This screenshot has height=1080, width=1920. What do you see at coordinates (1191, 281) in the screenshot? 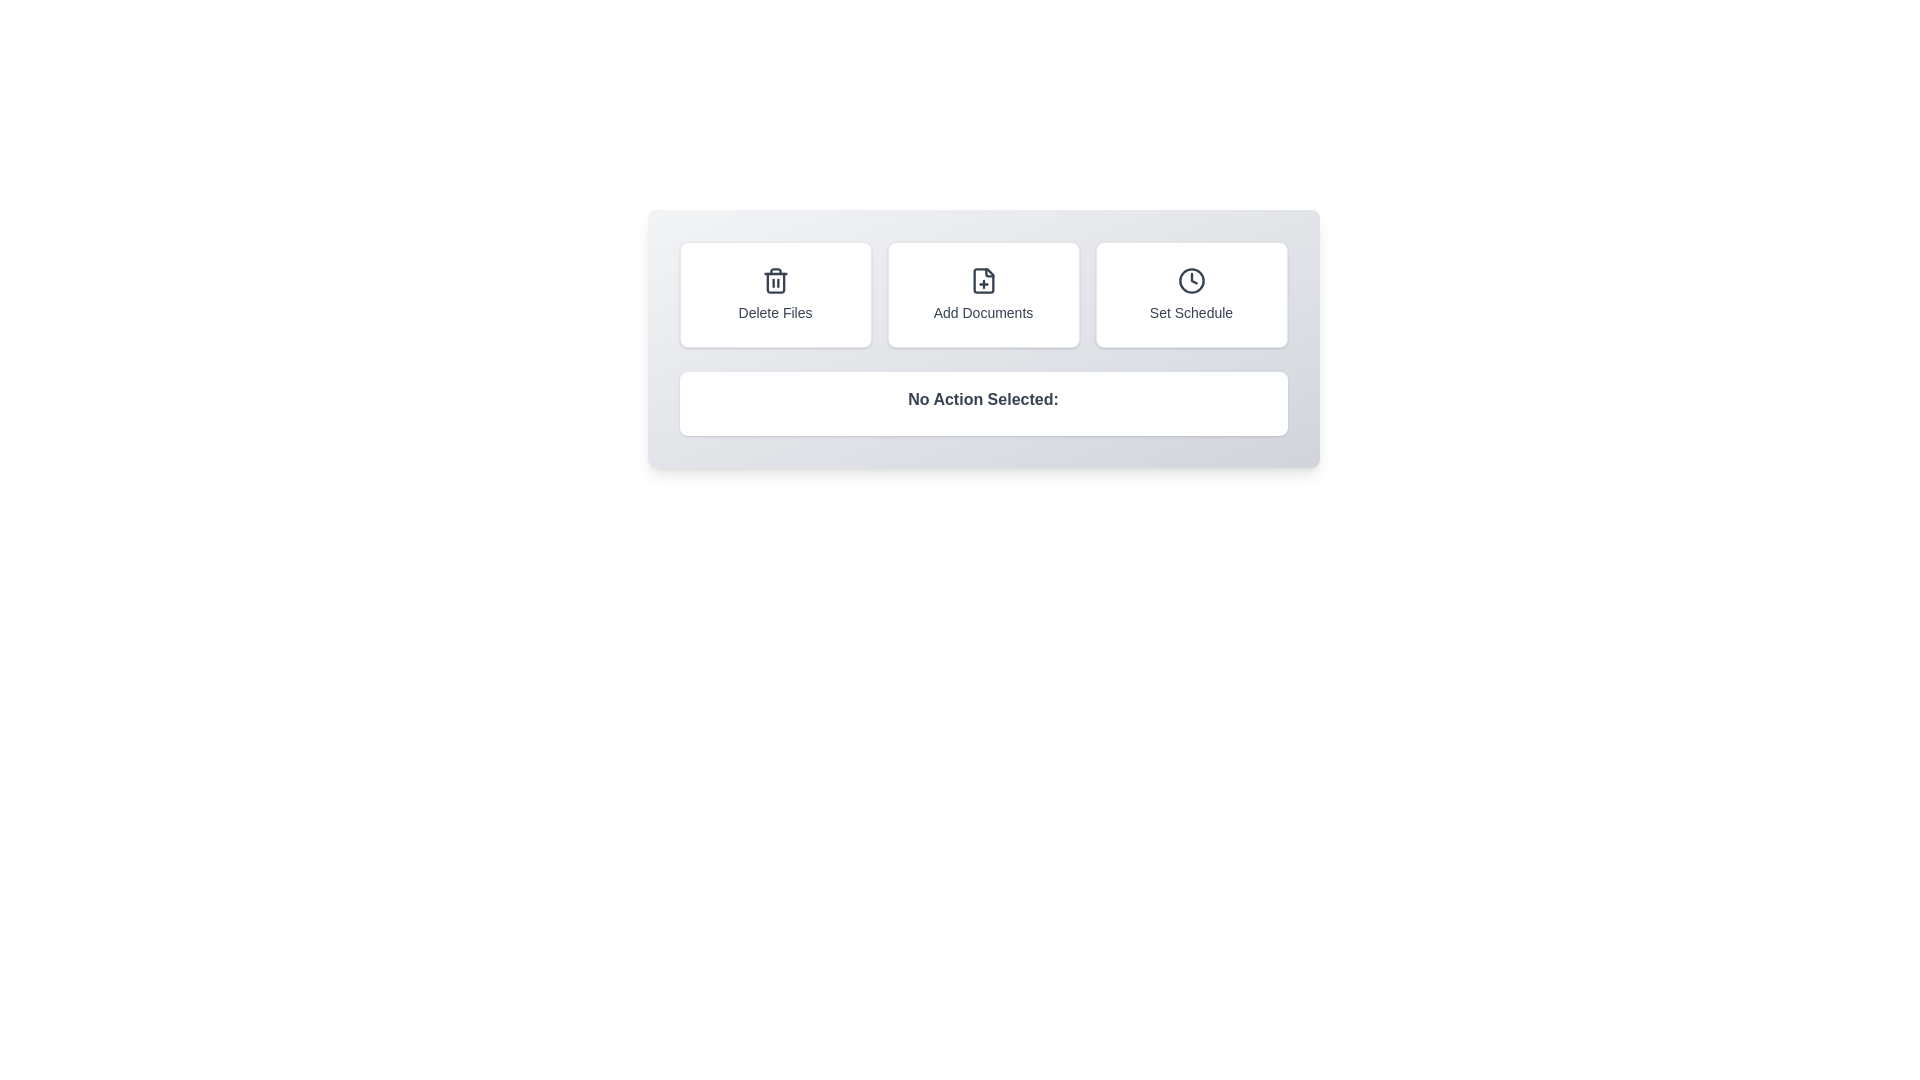
I see `the clock icon within the 'Set Schedule' button, which is a dark gray minimalist design located on the rightmost side of a three-button horizontal arrangement` at bounding box center [1191, 281].